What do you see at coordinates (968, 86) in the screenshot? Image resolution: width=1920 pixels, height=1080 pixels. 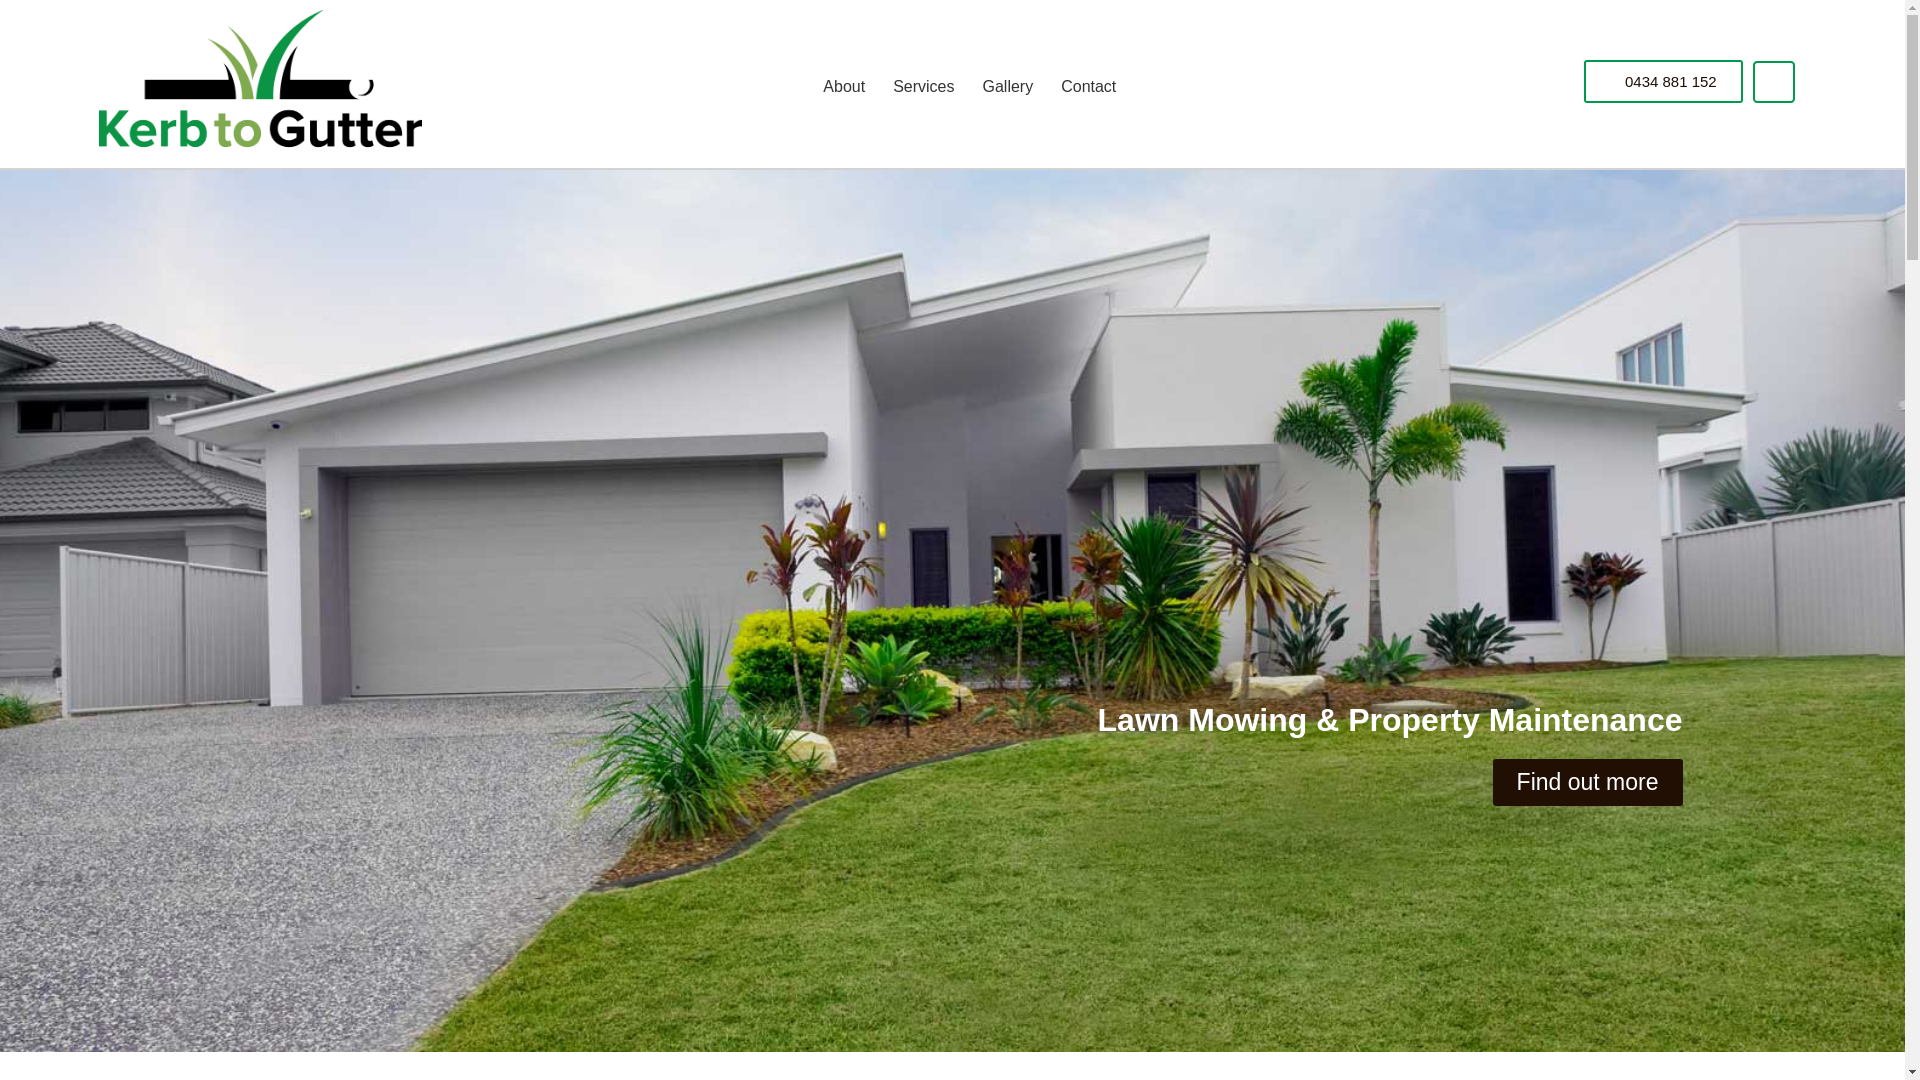 I see `'Gallery'` at bounding box center [968, 86].